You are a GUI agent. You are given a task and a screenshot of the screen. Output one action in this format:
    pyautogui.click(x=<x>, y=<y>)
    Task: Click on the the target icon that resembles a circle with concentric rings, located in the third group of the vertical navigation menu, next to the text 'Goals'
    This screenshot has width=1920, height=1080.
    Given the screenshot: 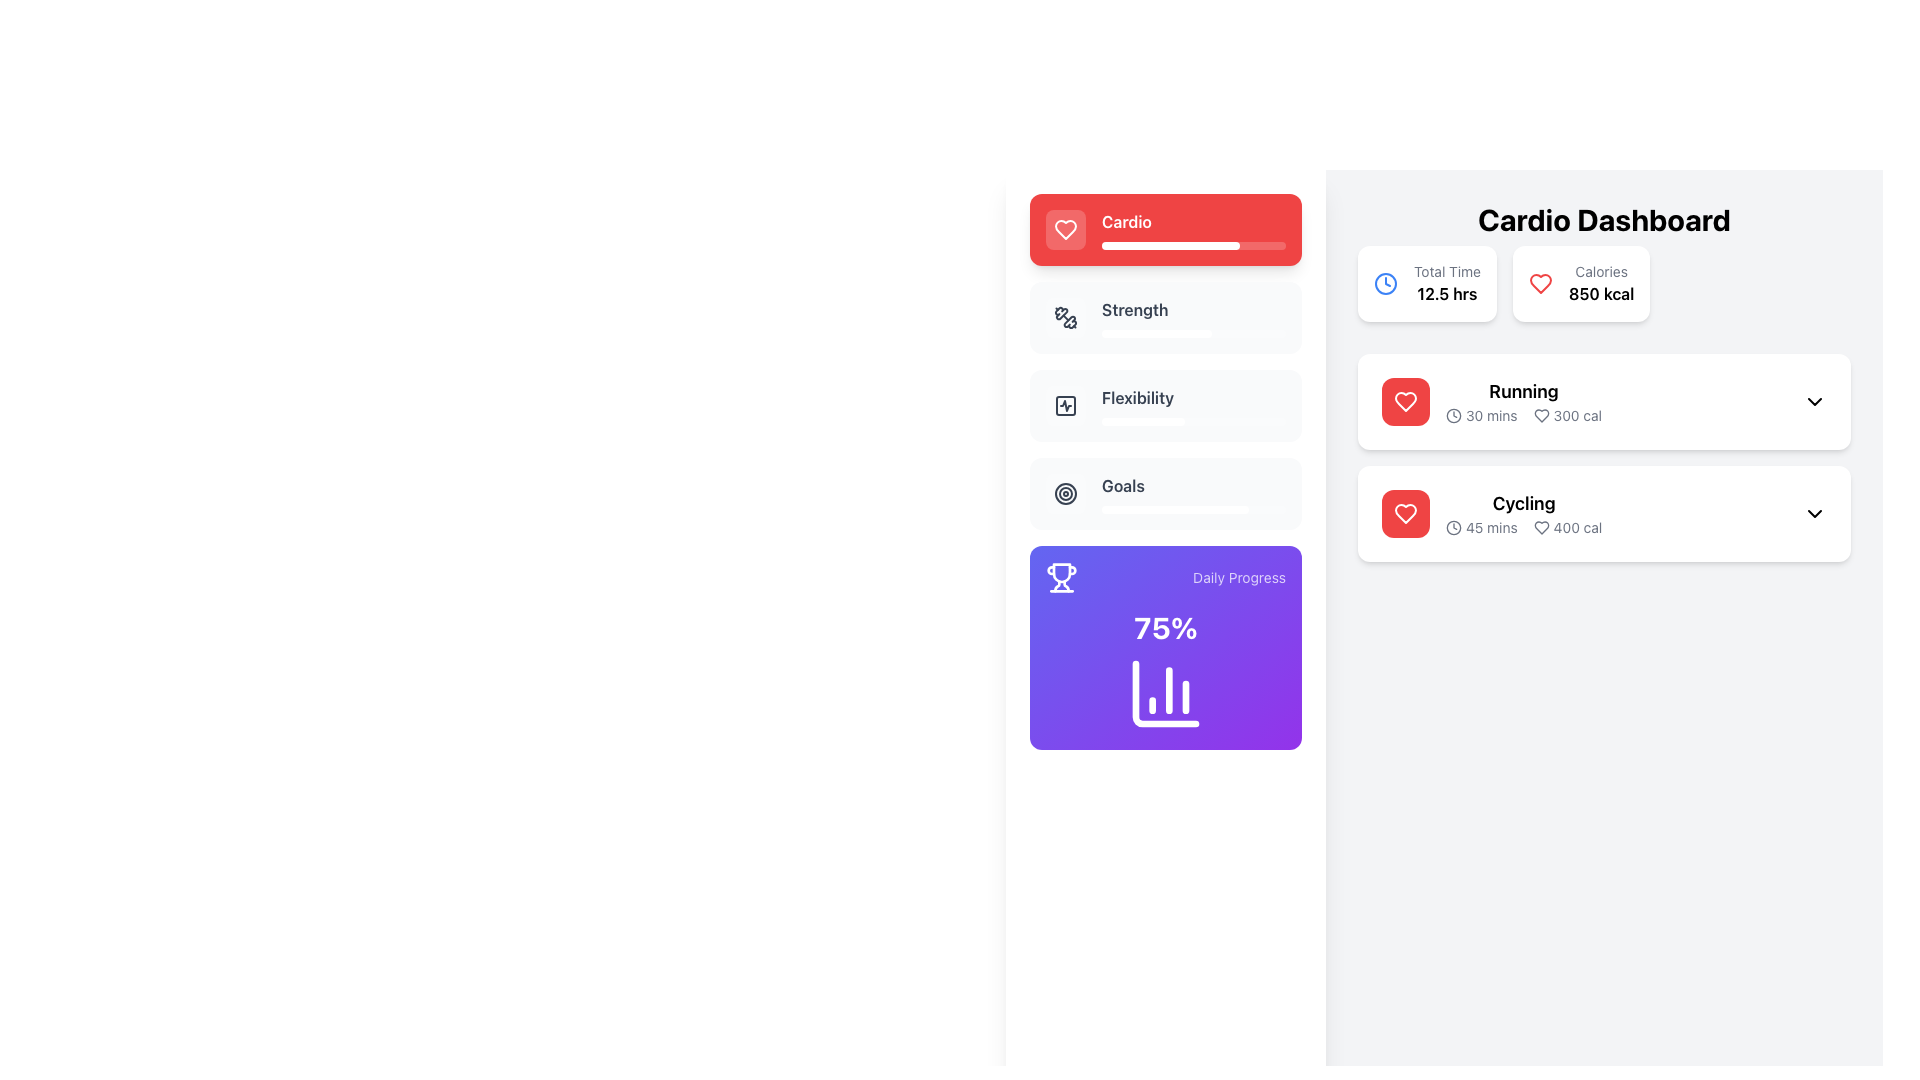 What is the action you would take?
    pyautogui.click(x=1064, y=493)
    